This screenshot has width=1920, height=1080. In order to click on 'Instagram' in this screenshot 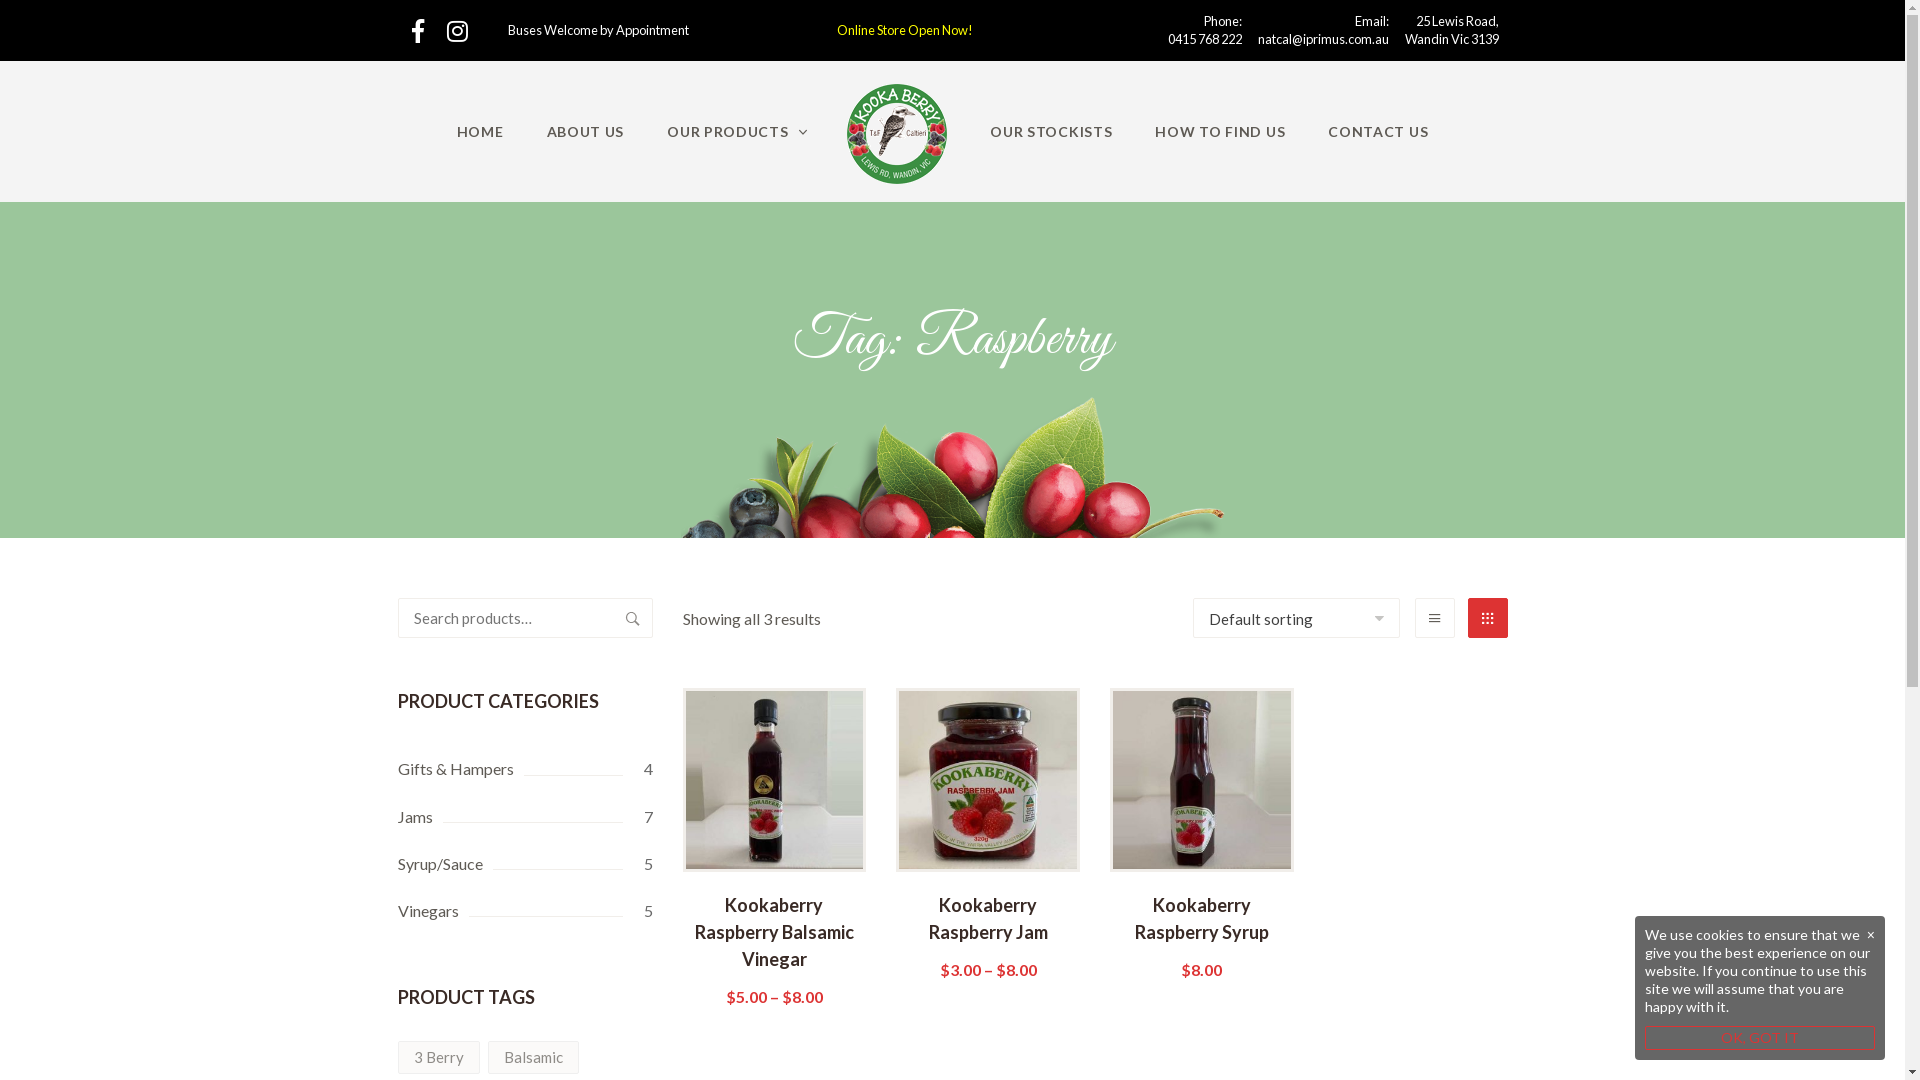, I will do `click(456, 30)`.